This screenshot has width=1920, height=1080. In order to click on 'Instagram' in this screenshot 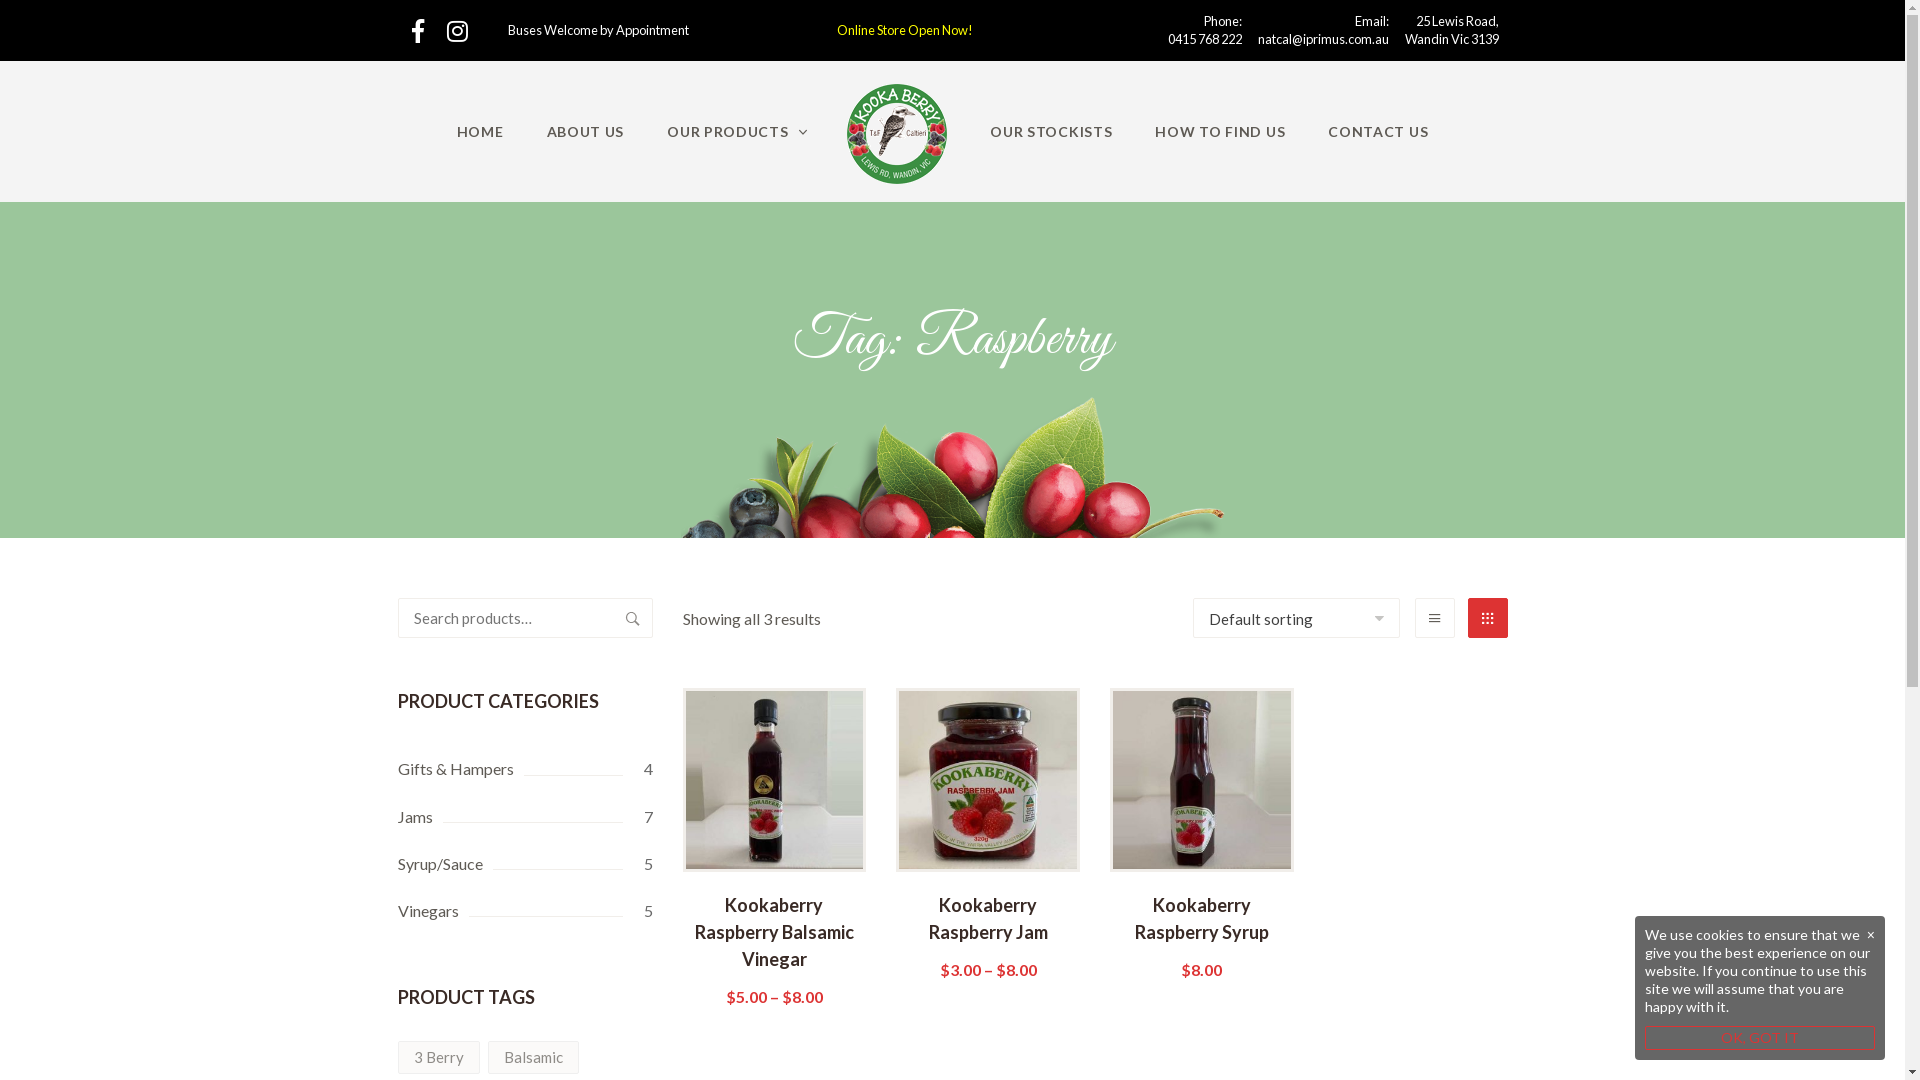, I will do `click(456, 30)`.